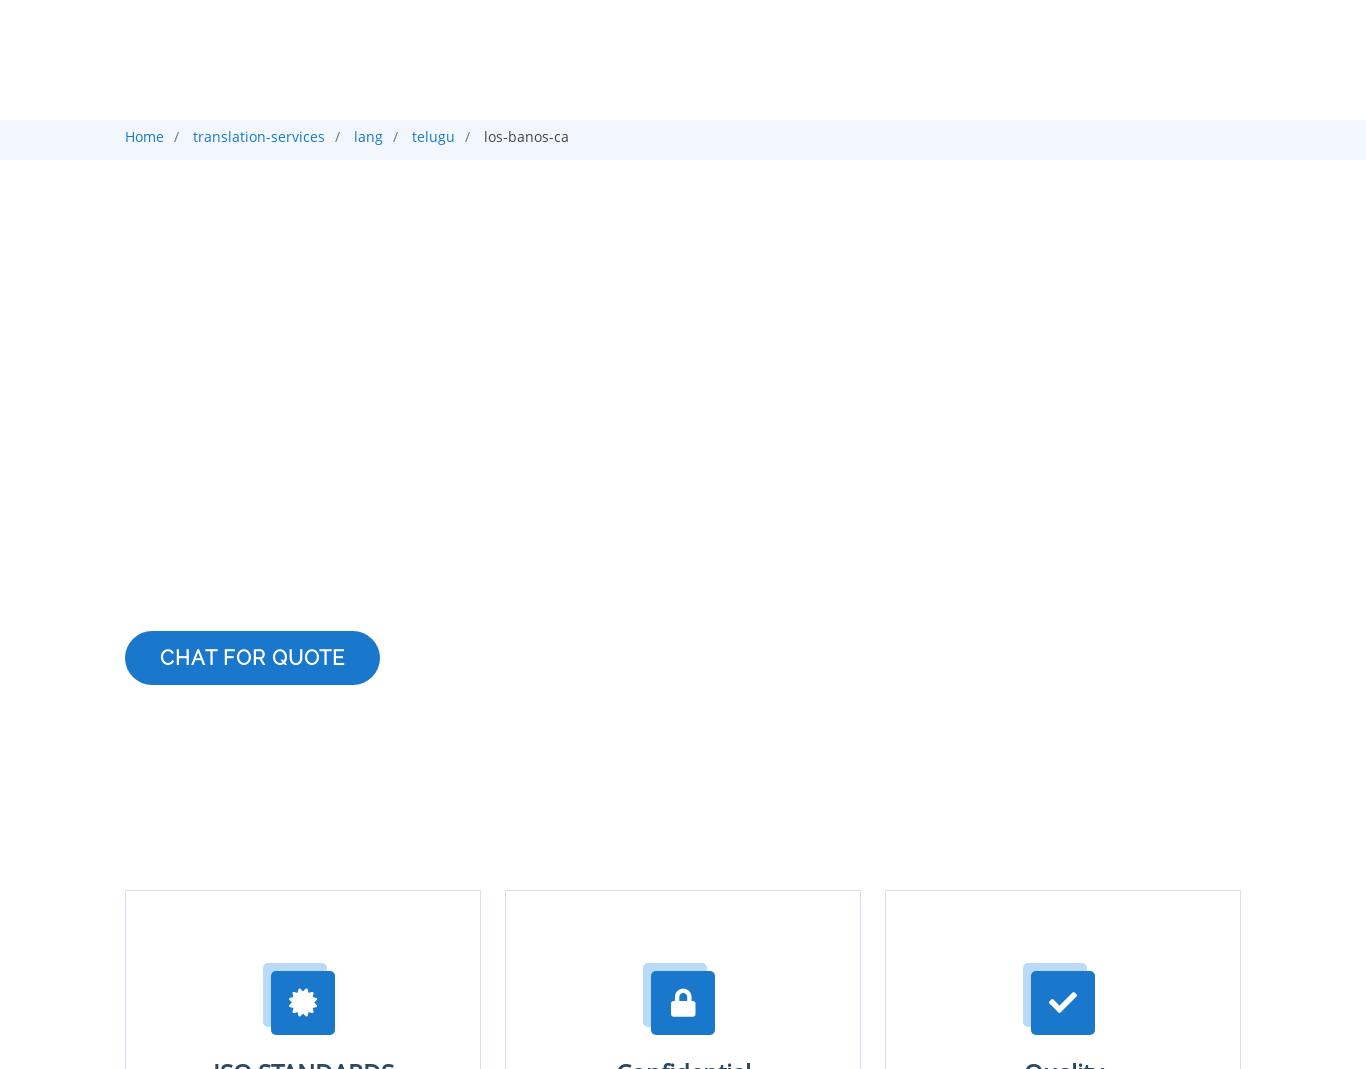 This screenshot has height=1069, width=1366. I want to click on 'Services', so click(818, 38).